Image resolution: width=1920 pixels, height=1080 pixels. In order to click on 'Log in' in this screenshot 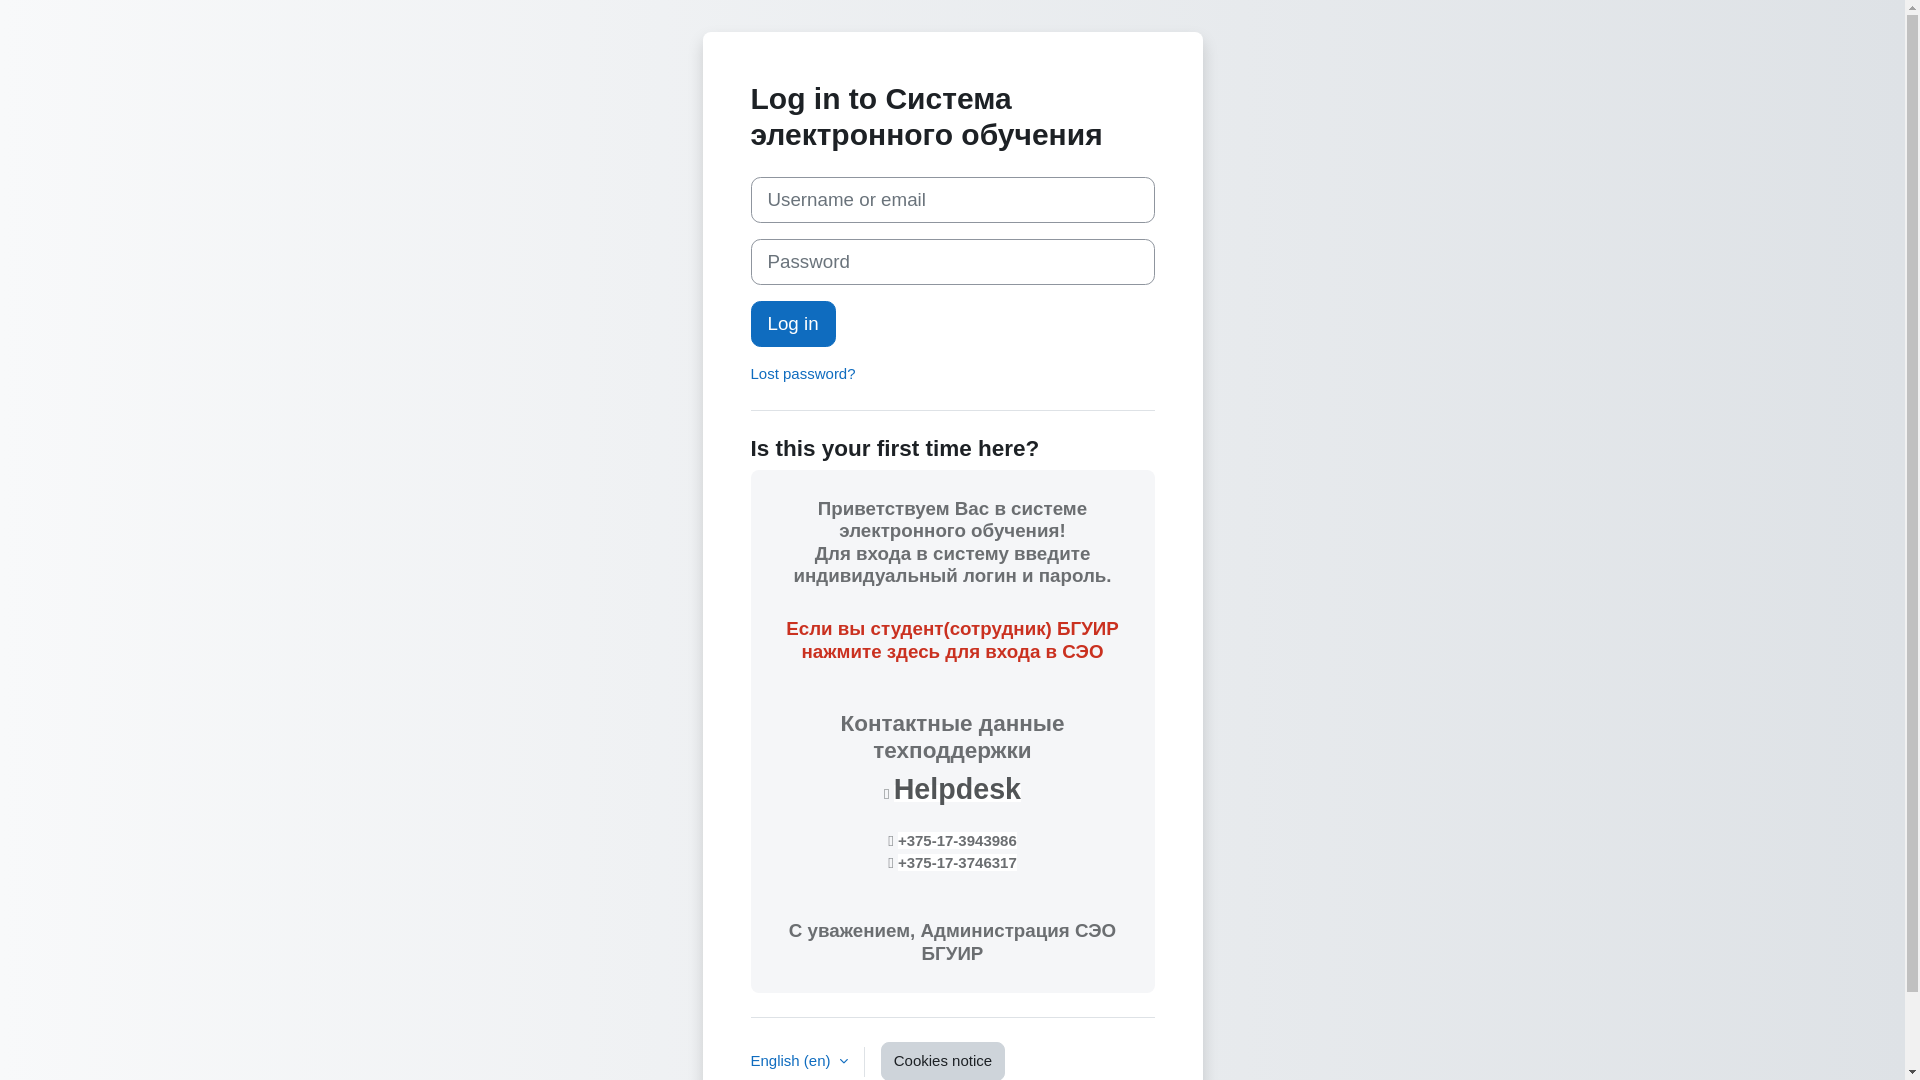, I will do `click(791, 323)`.